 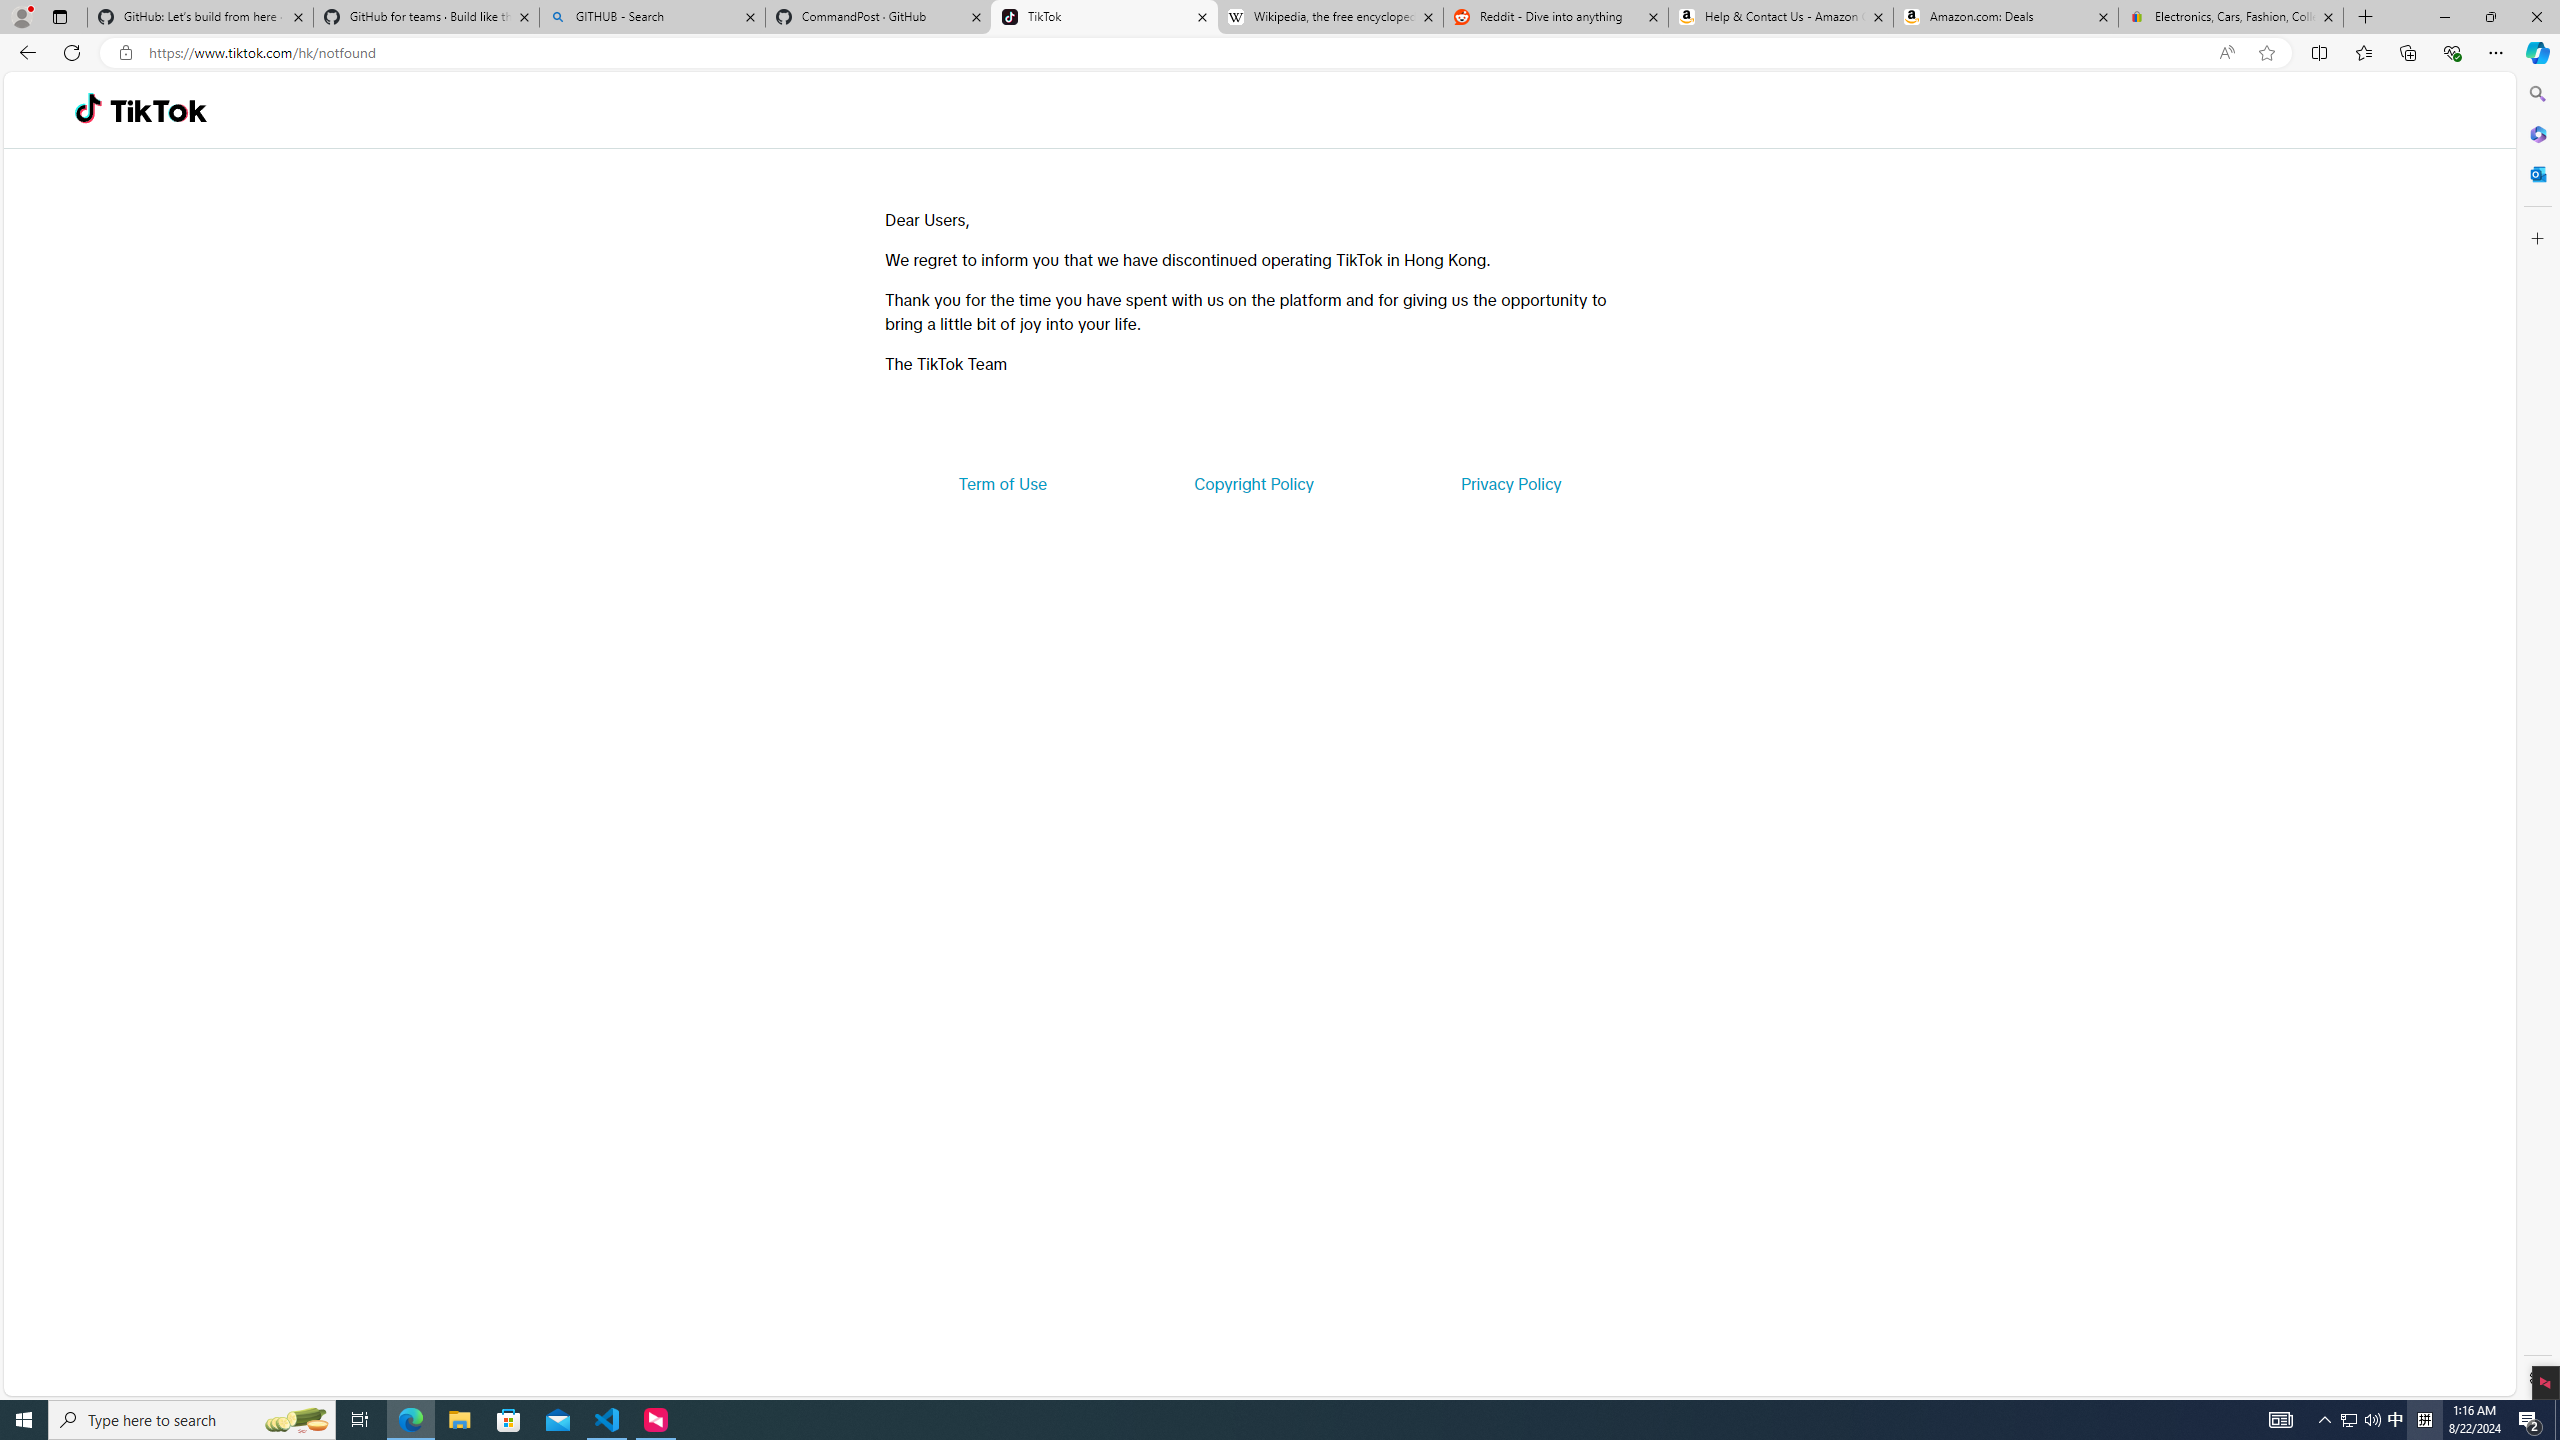 What do you see at coordinates (2443, 16) in the screenshot?
I see `'Minimize'` at bounding box center [2443, 16].